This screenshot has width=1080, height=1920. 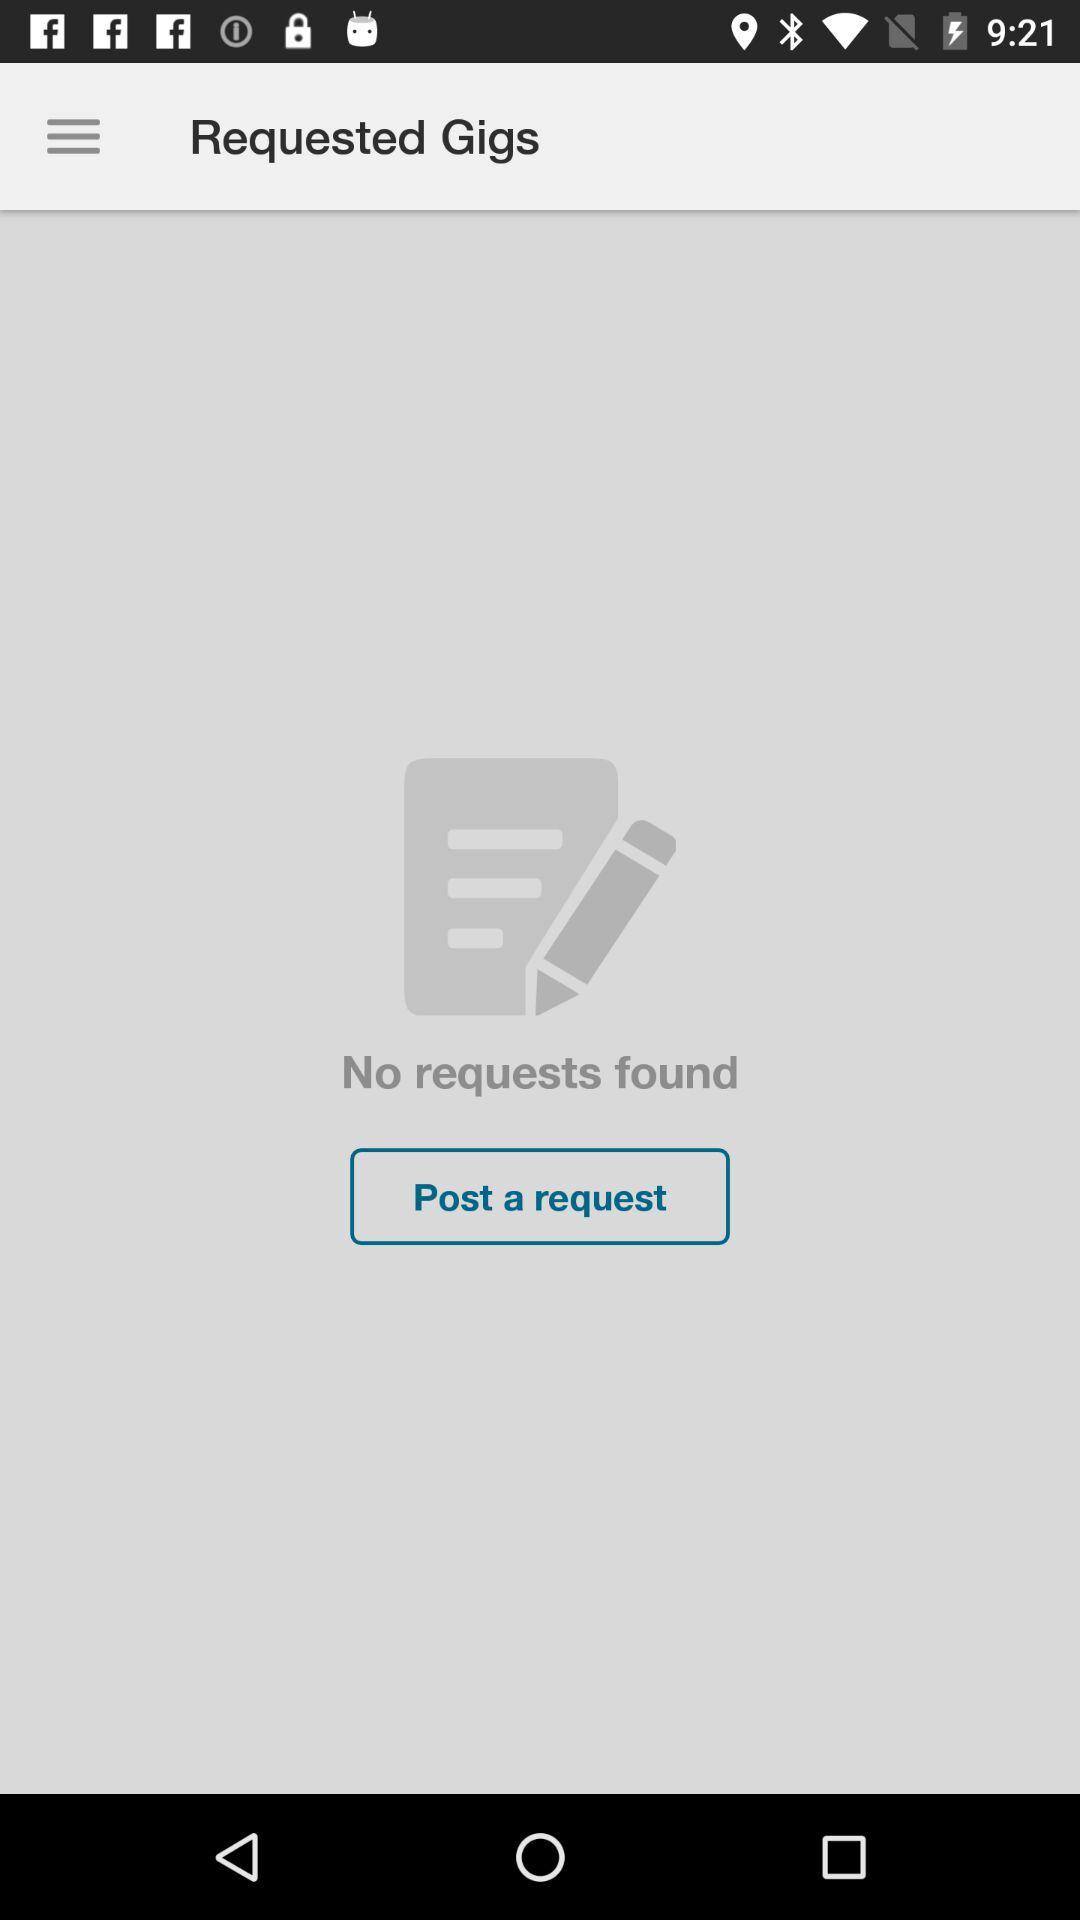 I want to click on the icon below no requests found, so click(x=540, y=1196).